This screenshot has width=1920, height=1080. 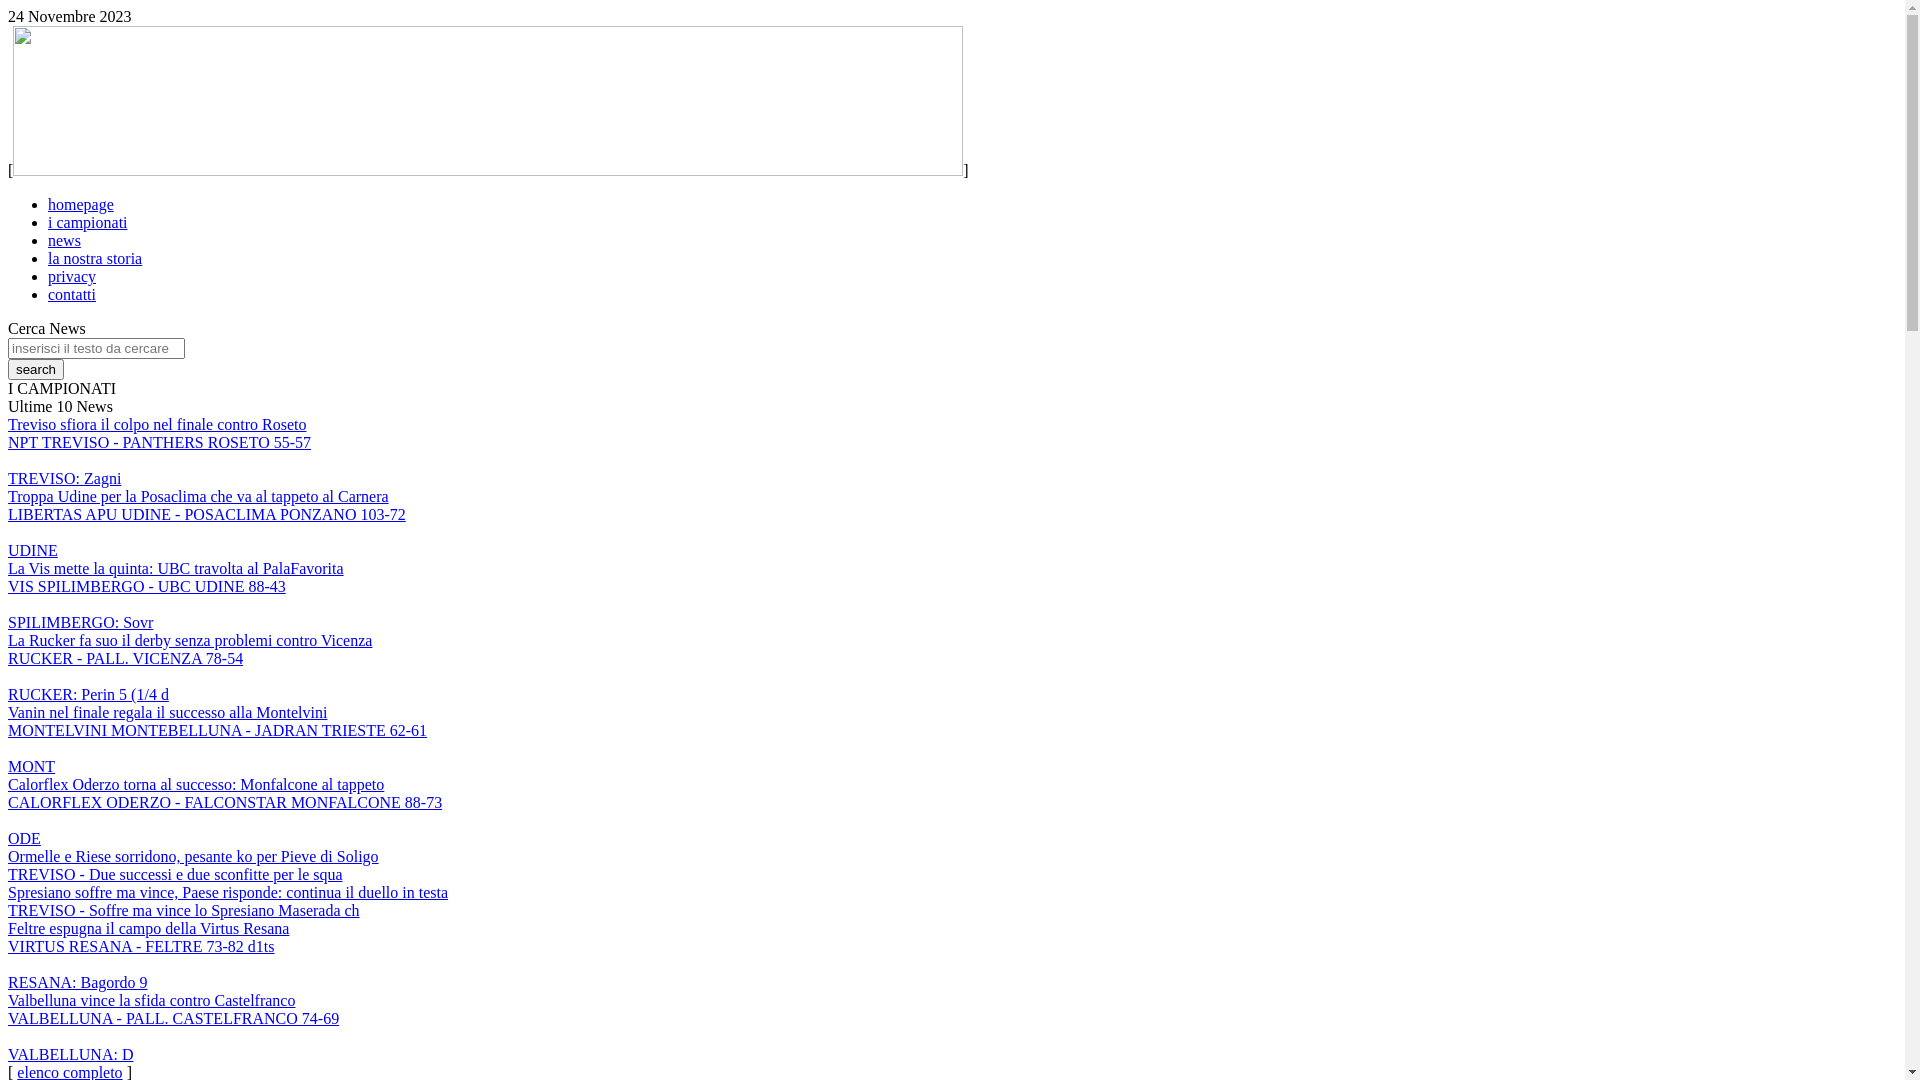 I want to click on 'i campionati', so click(x=86, y=222).